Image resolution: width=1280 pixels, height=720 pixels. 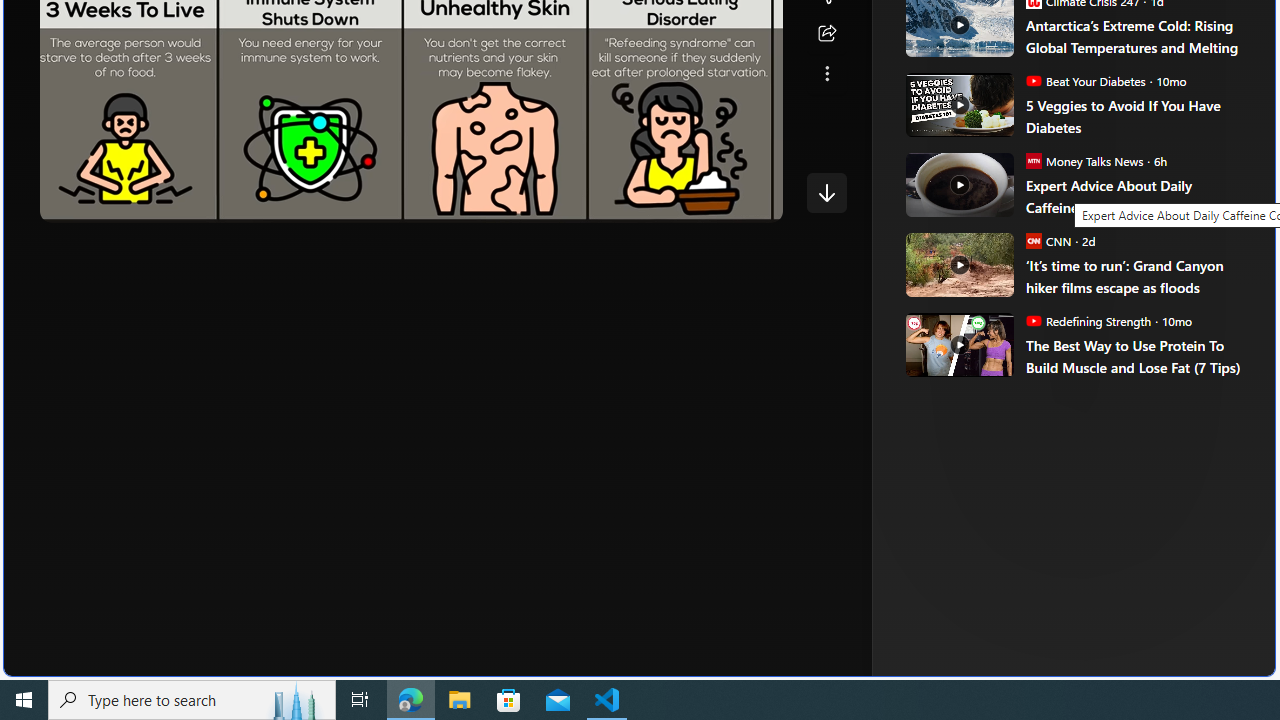 I want to click on 'Money Talks News Money Talks News', so click(x=1083, y=159).